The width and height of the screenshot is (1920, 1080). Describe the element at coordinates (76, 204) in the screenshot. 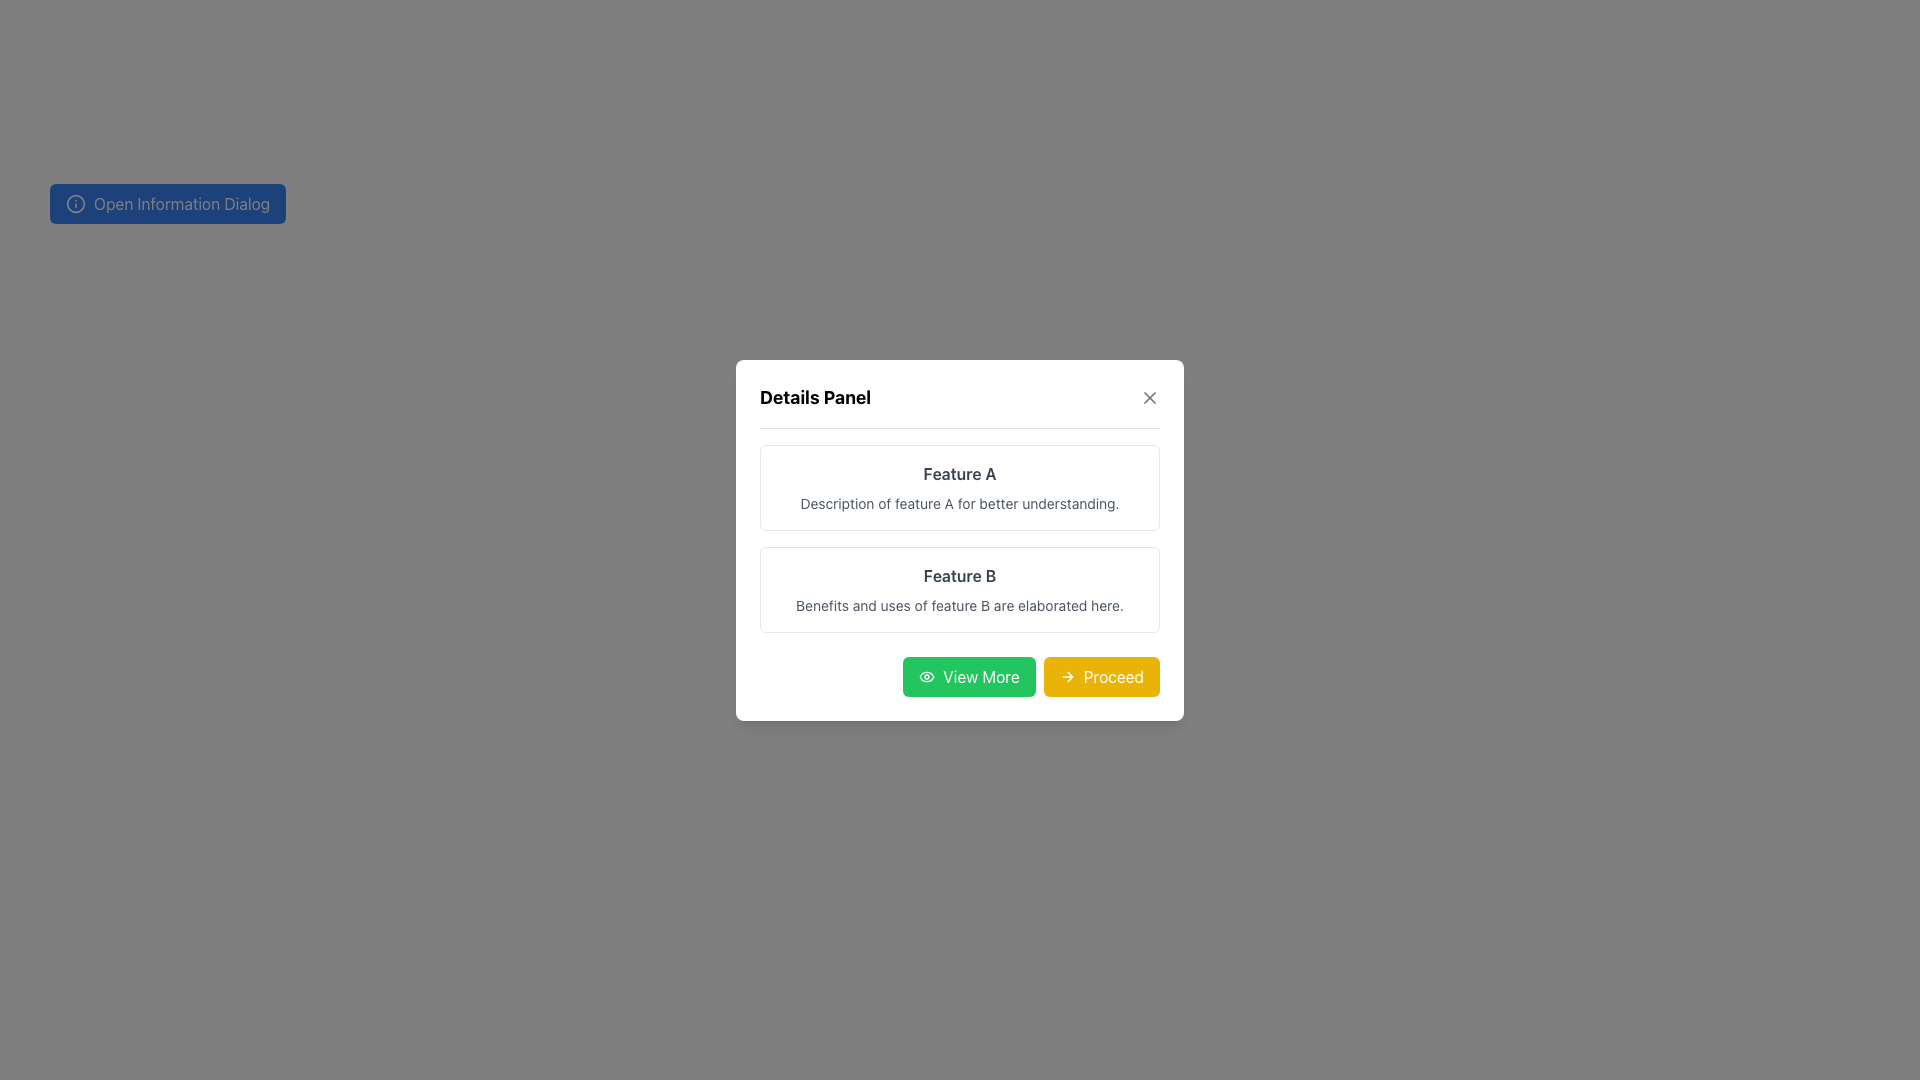

I see `the circular information icon located on the left side of the 'Open Information Dialog' button, which features a monochromatic design with a vertical line and dot within a circle` at that location.